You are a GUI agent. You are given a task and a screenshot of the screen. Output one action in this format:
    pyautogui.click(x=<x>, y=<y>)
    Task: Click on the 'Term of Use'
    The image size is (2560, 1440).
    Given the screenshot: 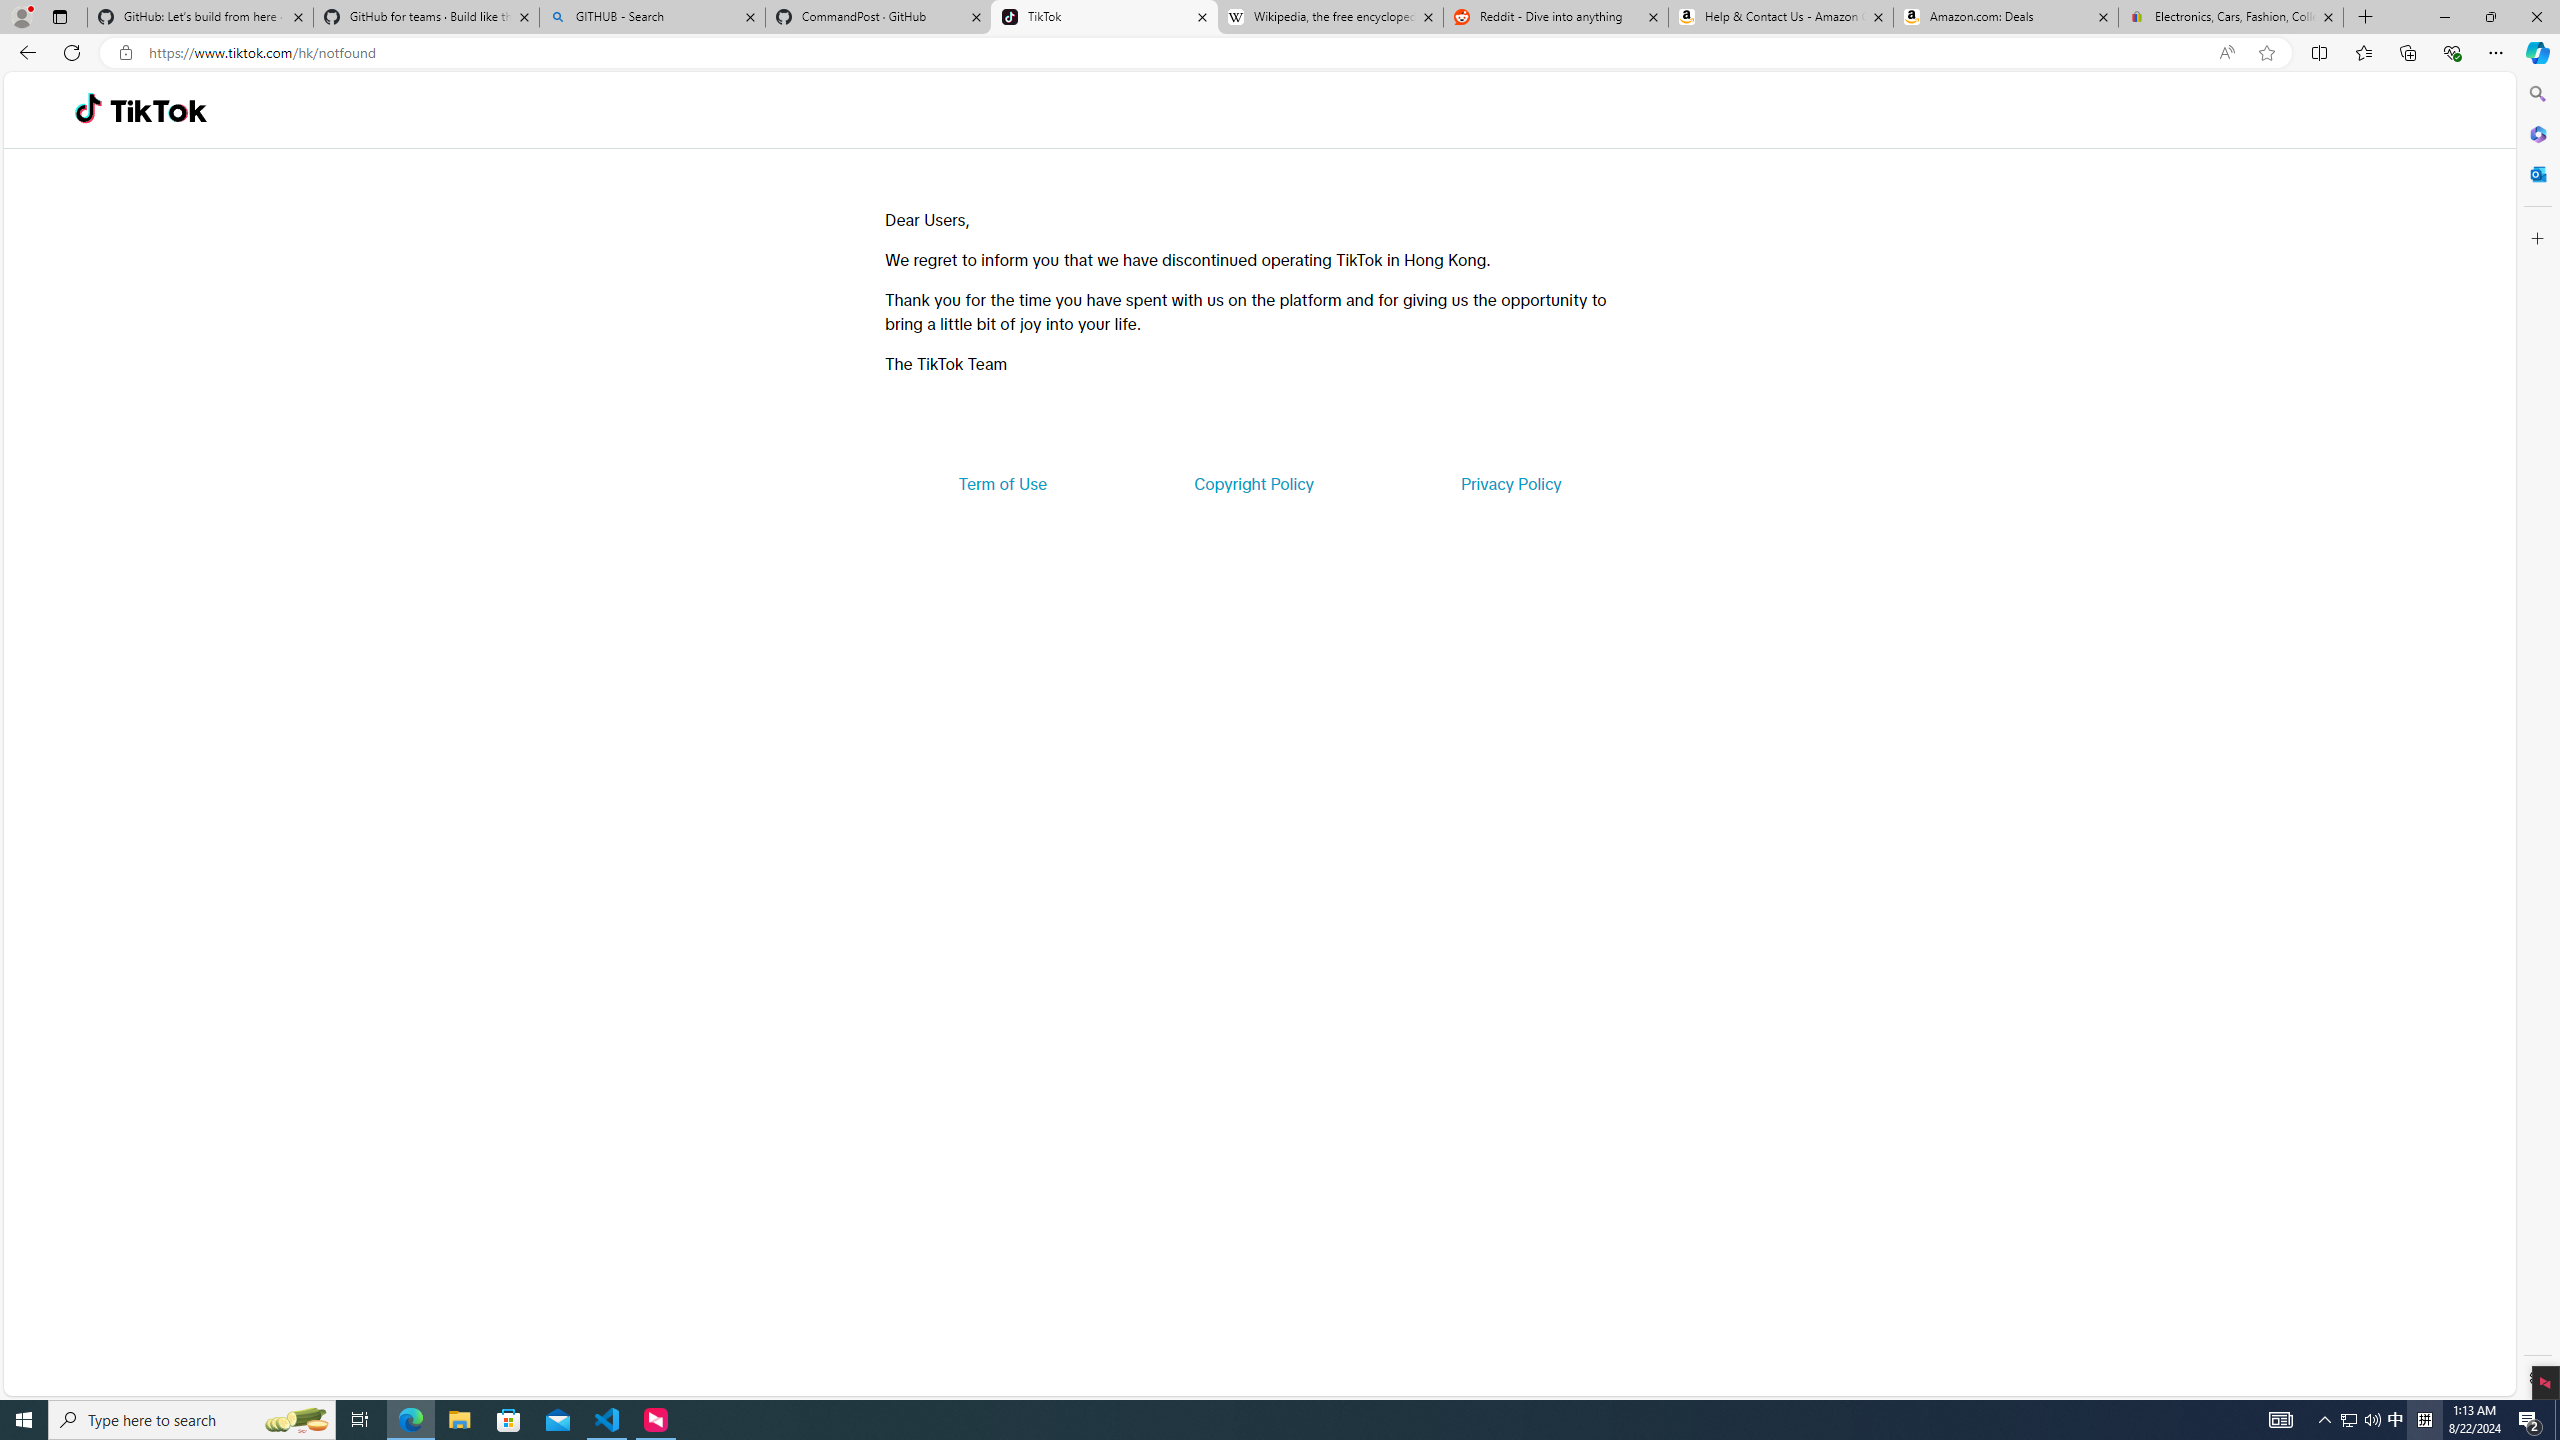 What is the action you would take?
    pyautogui.click(x=1002, y=482)
    